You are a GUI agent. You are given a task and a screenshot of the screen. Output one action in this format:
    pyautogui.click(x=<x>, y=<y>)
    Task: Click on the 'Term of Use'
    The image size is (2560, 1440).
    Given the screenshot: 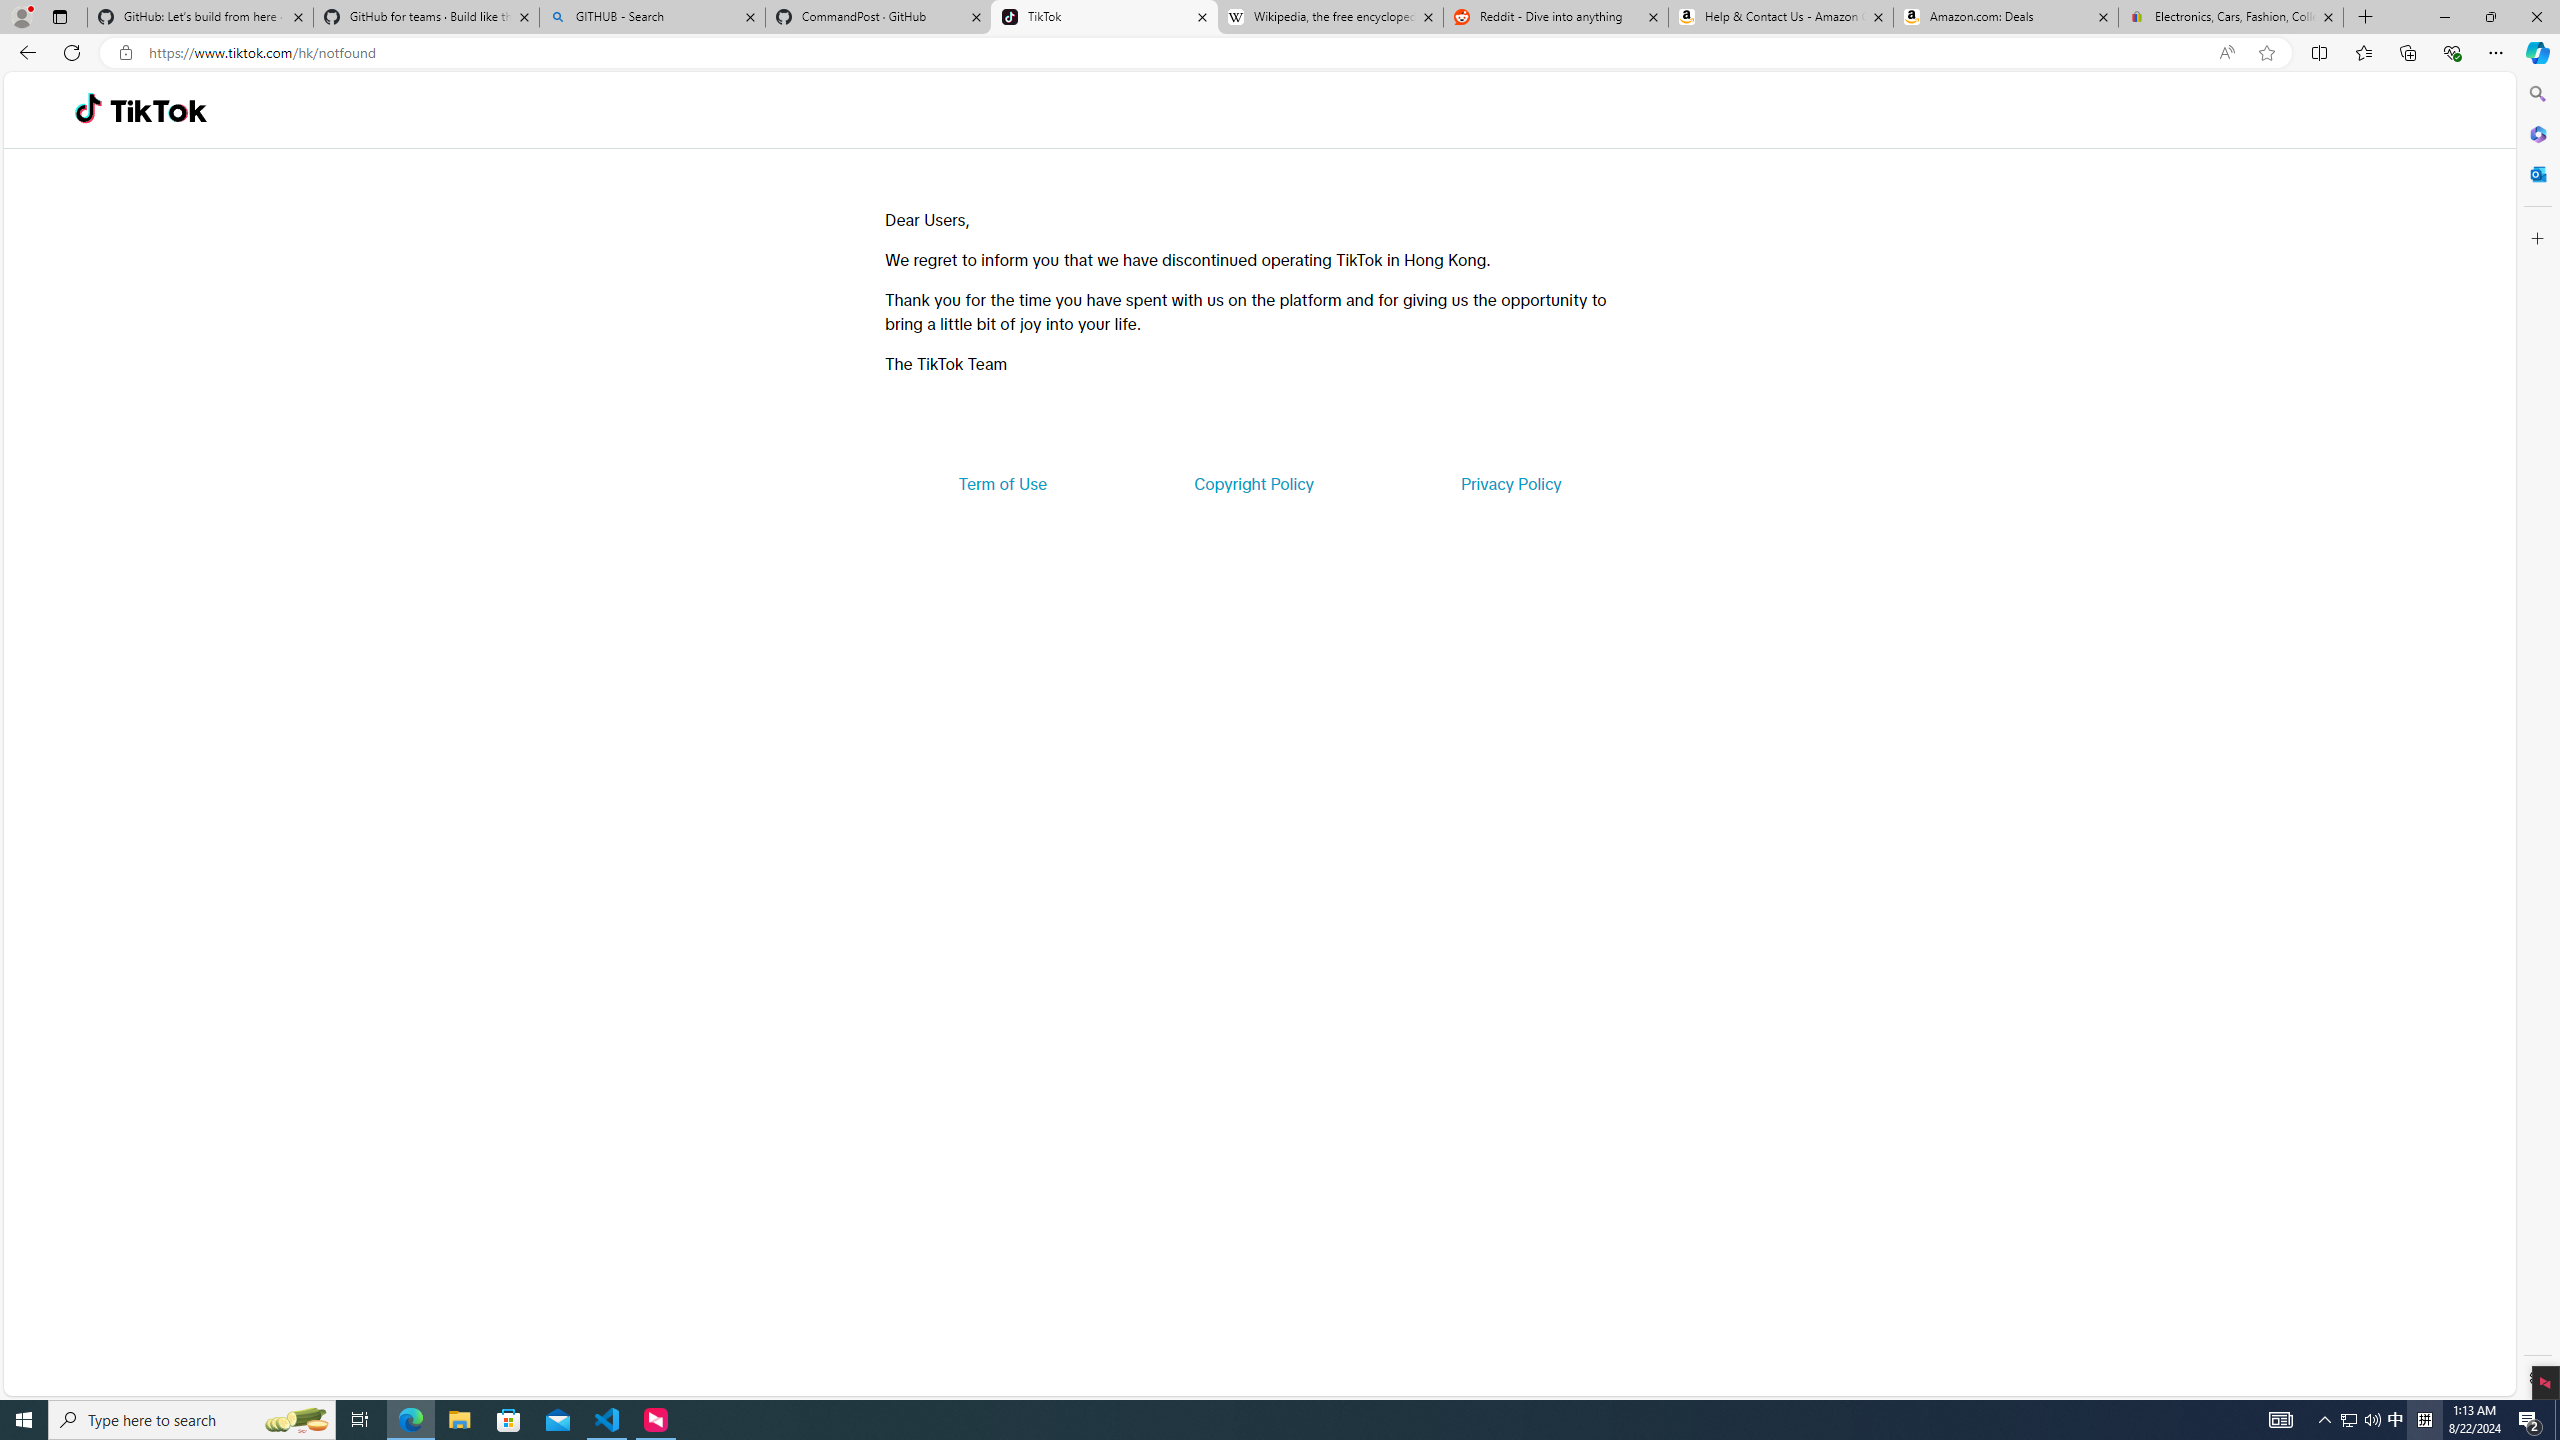 What is the action you would take?
    pyautogui.click(x=1002, y=482)
    